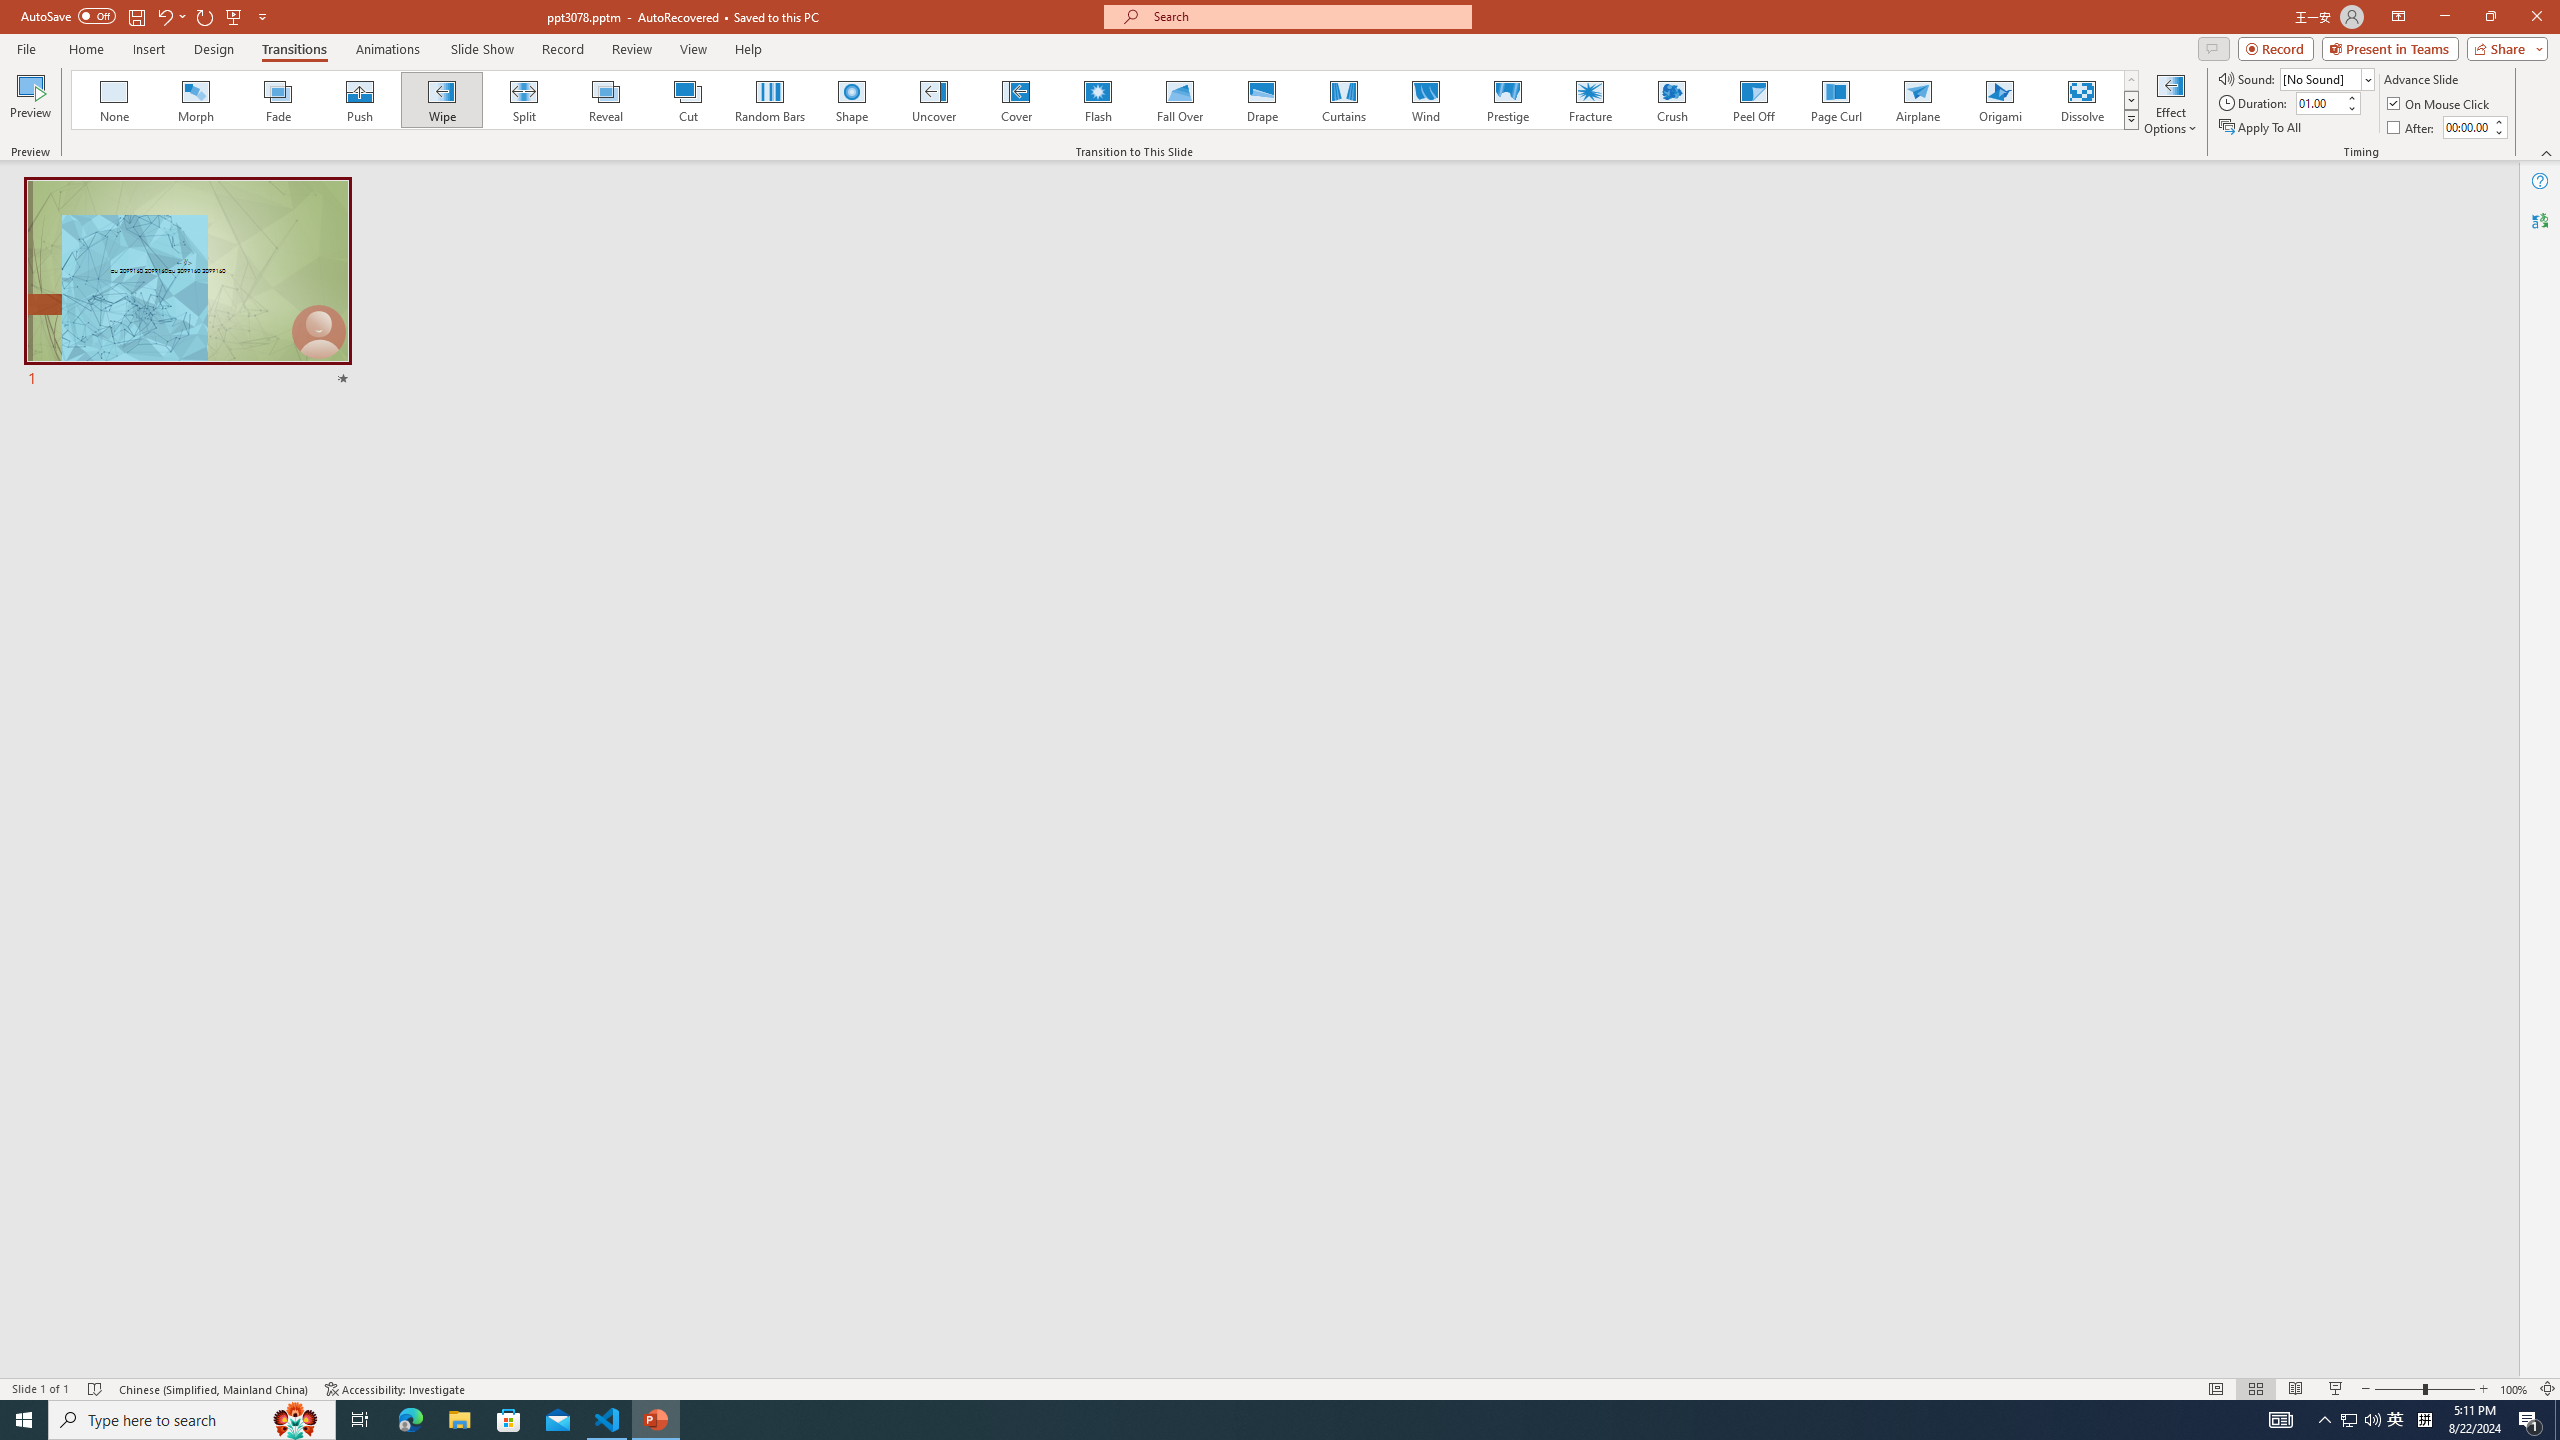  I want to click on 'Page Curl', so click(1834, 99).